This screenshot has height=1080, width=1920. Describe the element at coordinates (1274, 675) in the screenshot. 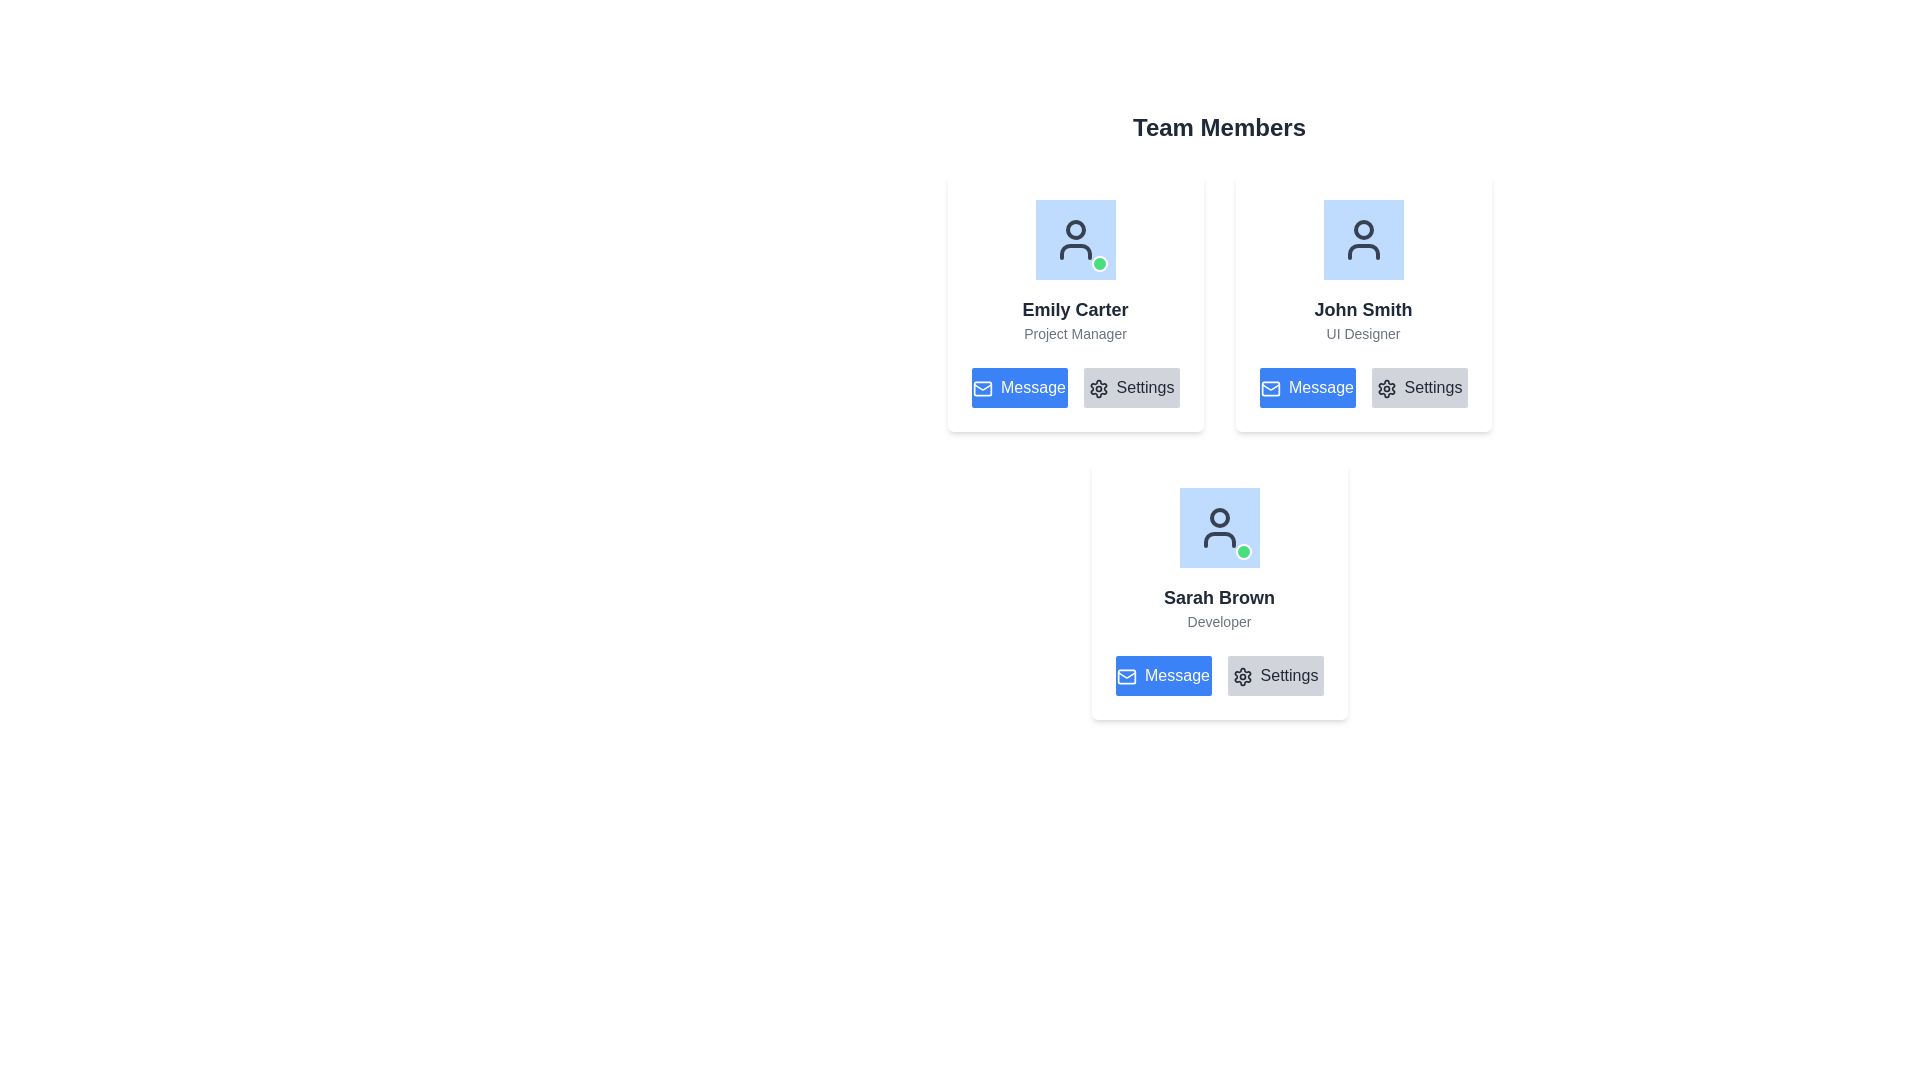

I see `the 'Settings' button located below the 'Sarah Brown' profile block` at that location.